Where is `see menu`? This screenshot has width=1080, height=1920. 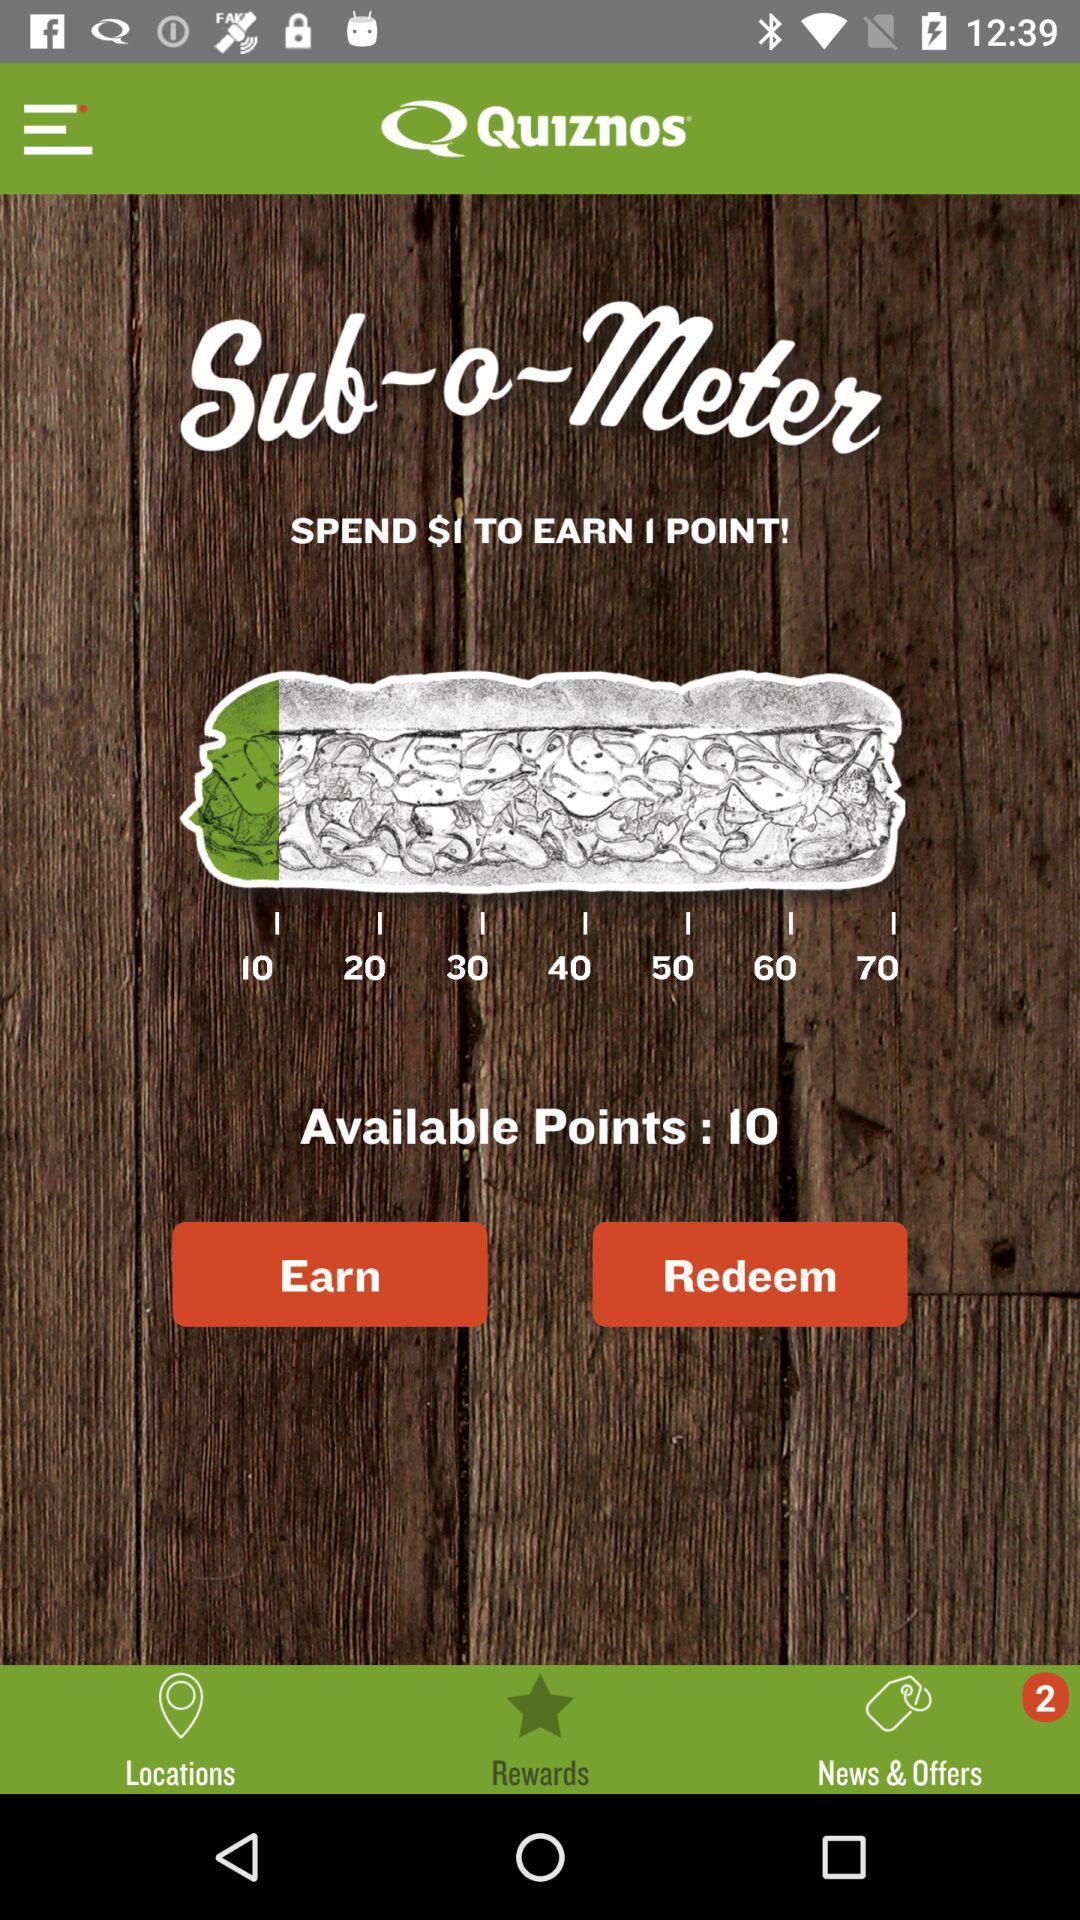
see menu is located at coordinates (54, 127).